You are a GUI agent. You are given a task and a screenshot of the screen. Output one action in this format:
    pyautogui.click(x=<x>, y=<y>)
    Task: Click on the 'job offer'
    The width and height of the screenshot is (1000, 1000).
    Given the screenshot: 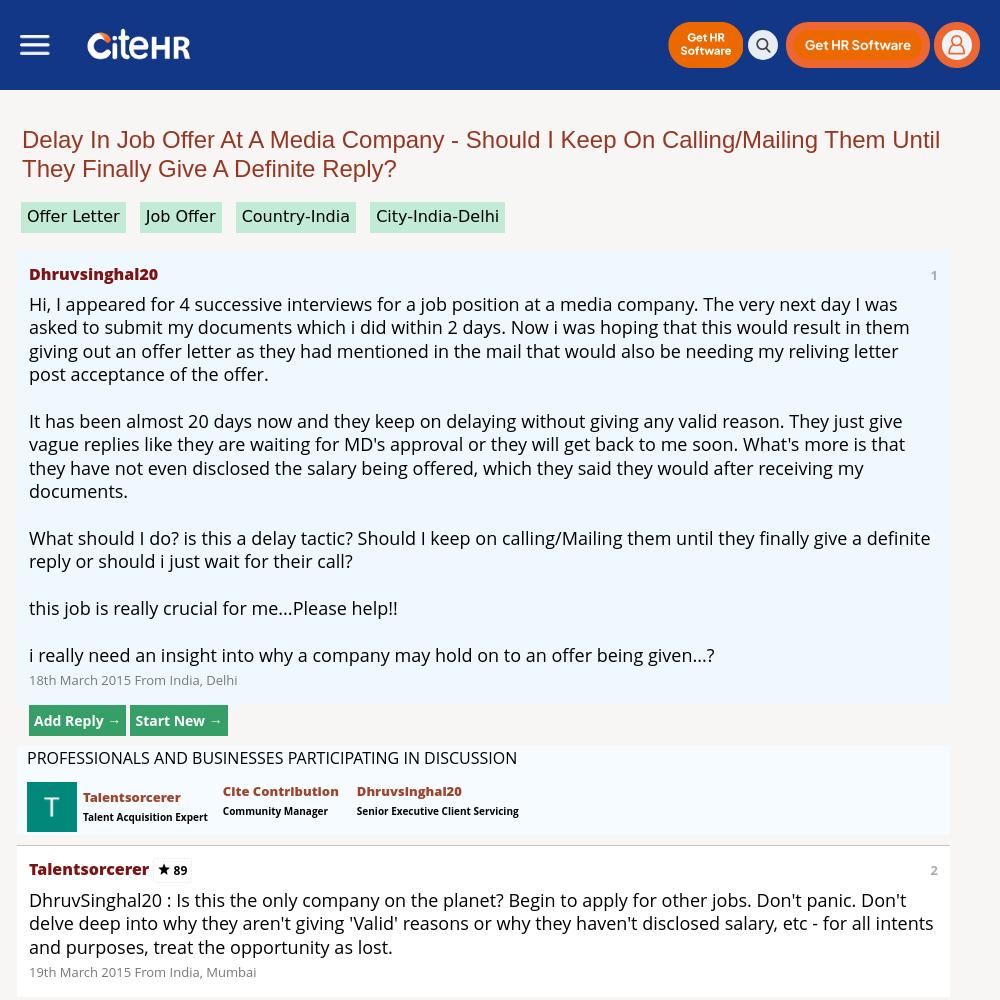 What is the action you would take?
    pyautogui.click(x=180, y=214)
    